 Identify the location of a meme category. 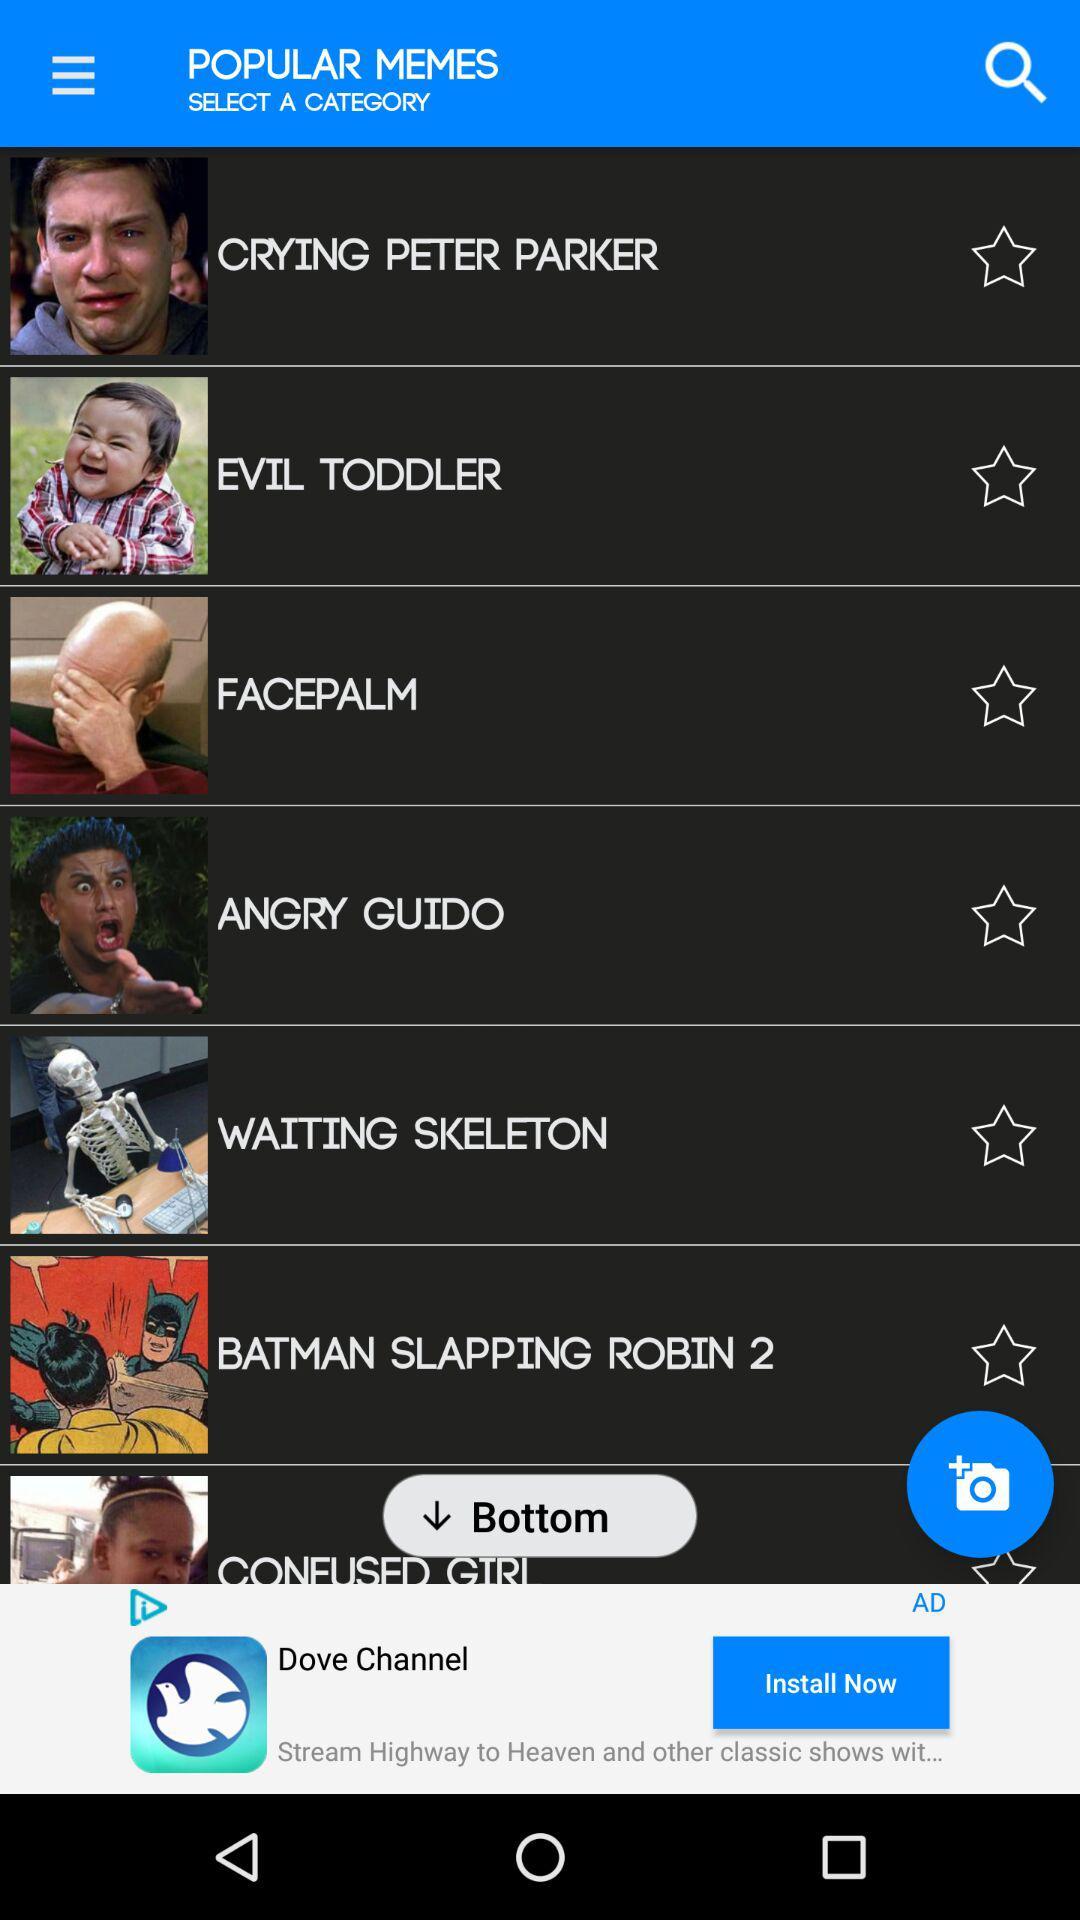
(1003, 255).